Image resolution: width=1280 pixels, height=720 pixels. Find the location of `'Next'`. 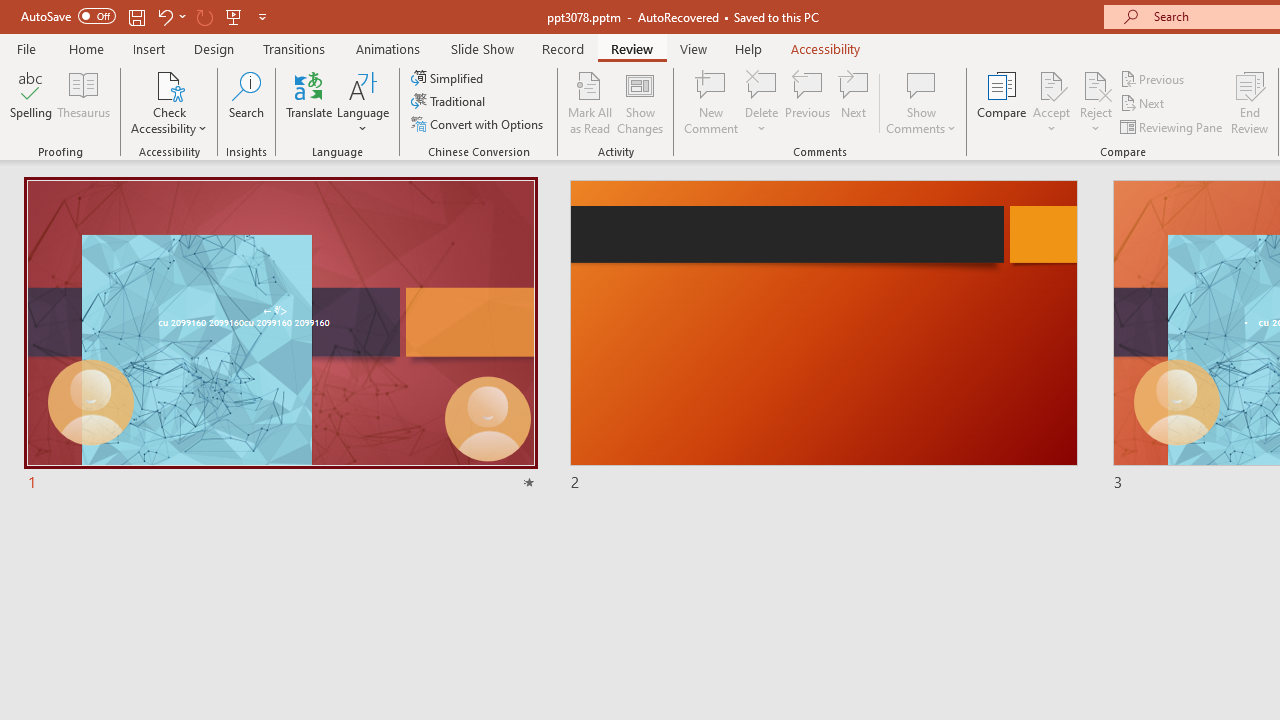

'Next' is located at coordinates (1144, 103).